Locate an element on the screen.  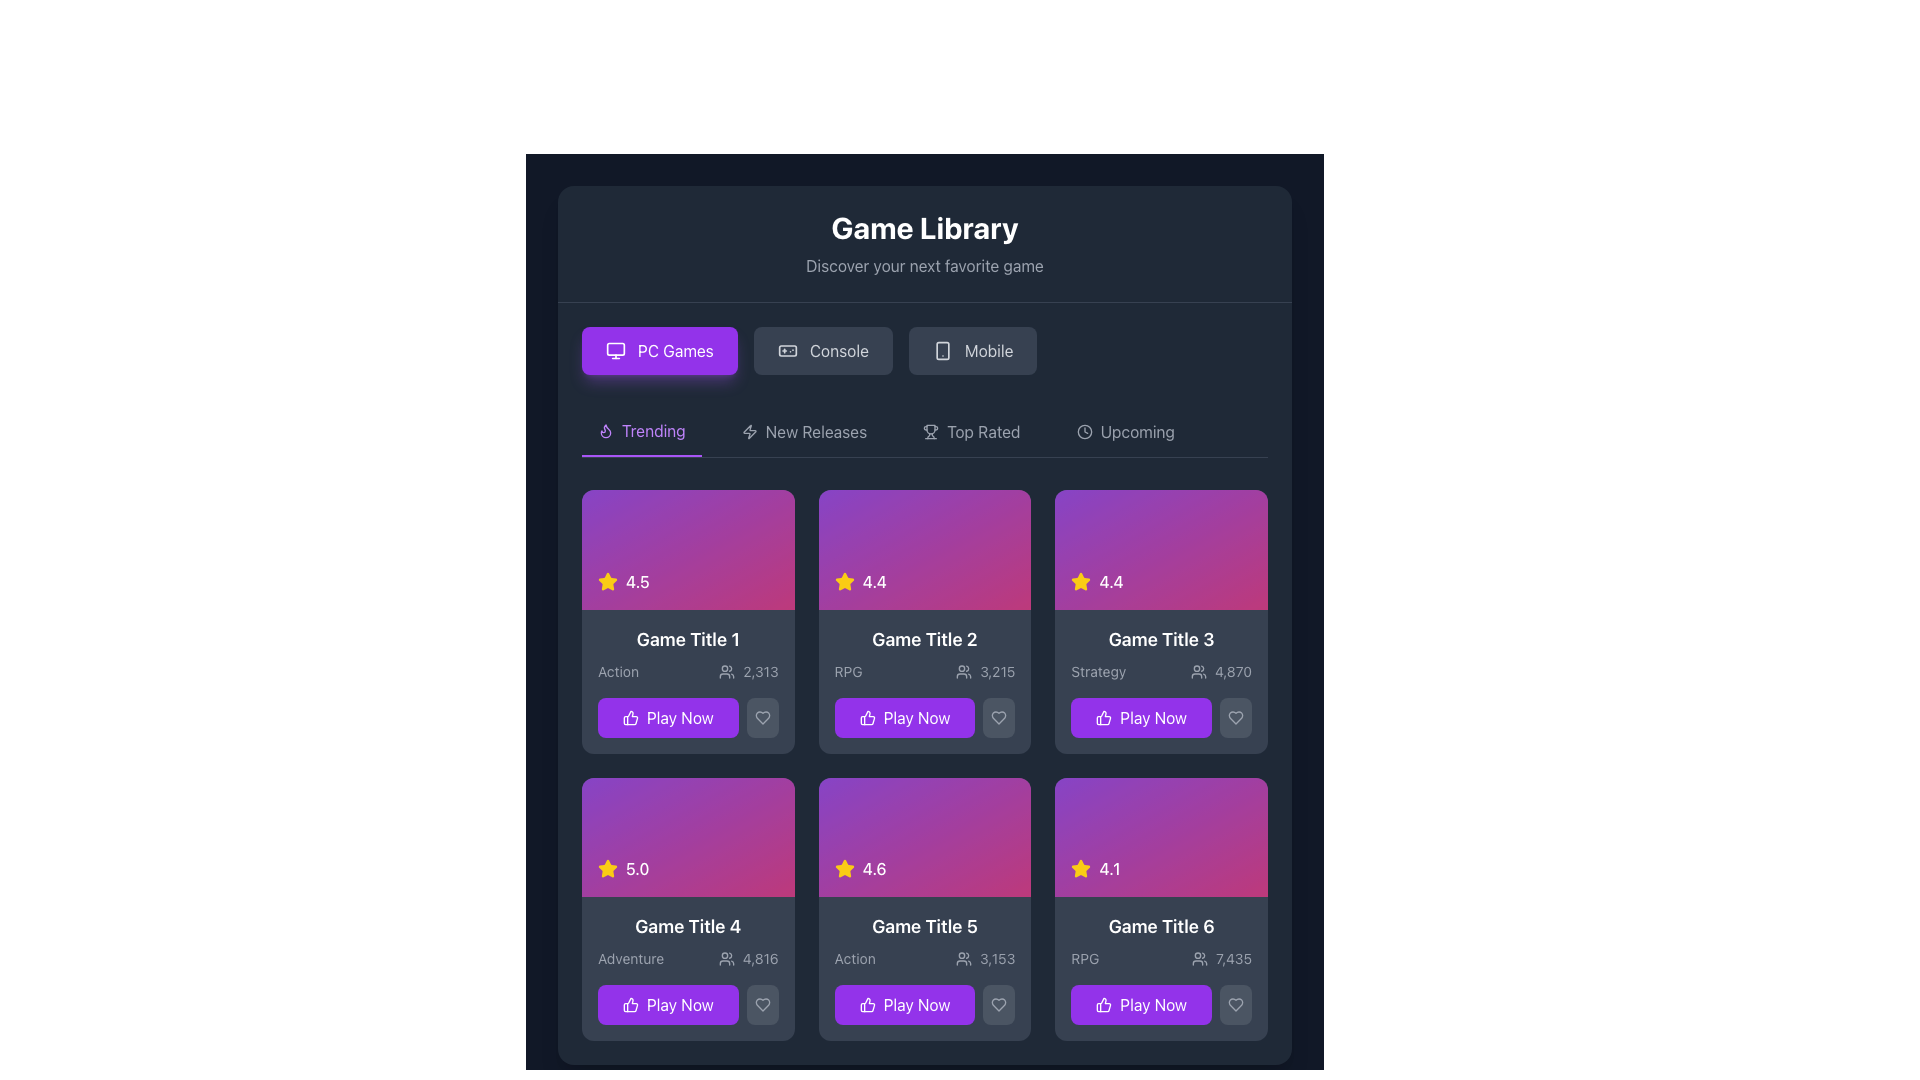
the lightning bolt icon, which is styled in a slender and angular design and located within the navigation bar, to the left of 'New Releases' and to the right of 'Trending' is located at coordinates (748, 431).